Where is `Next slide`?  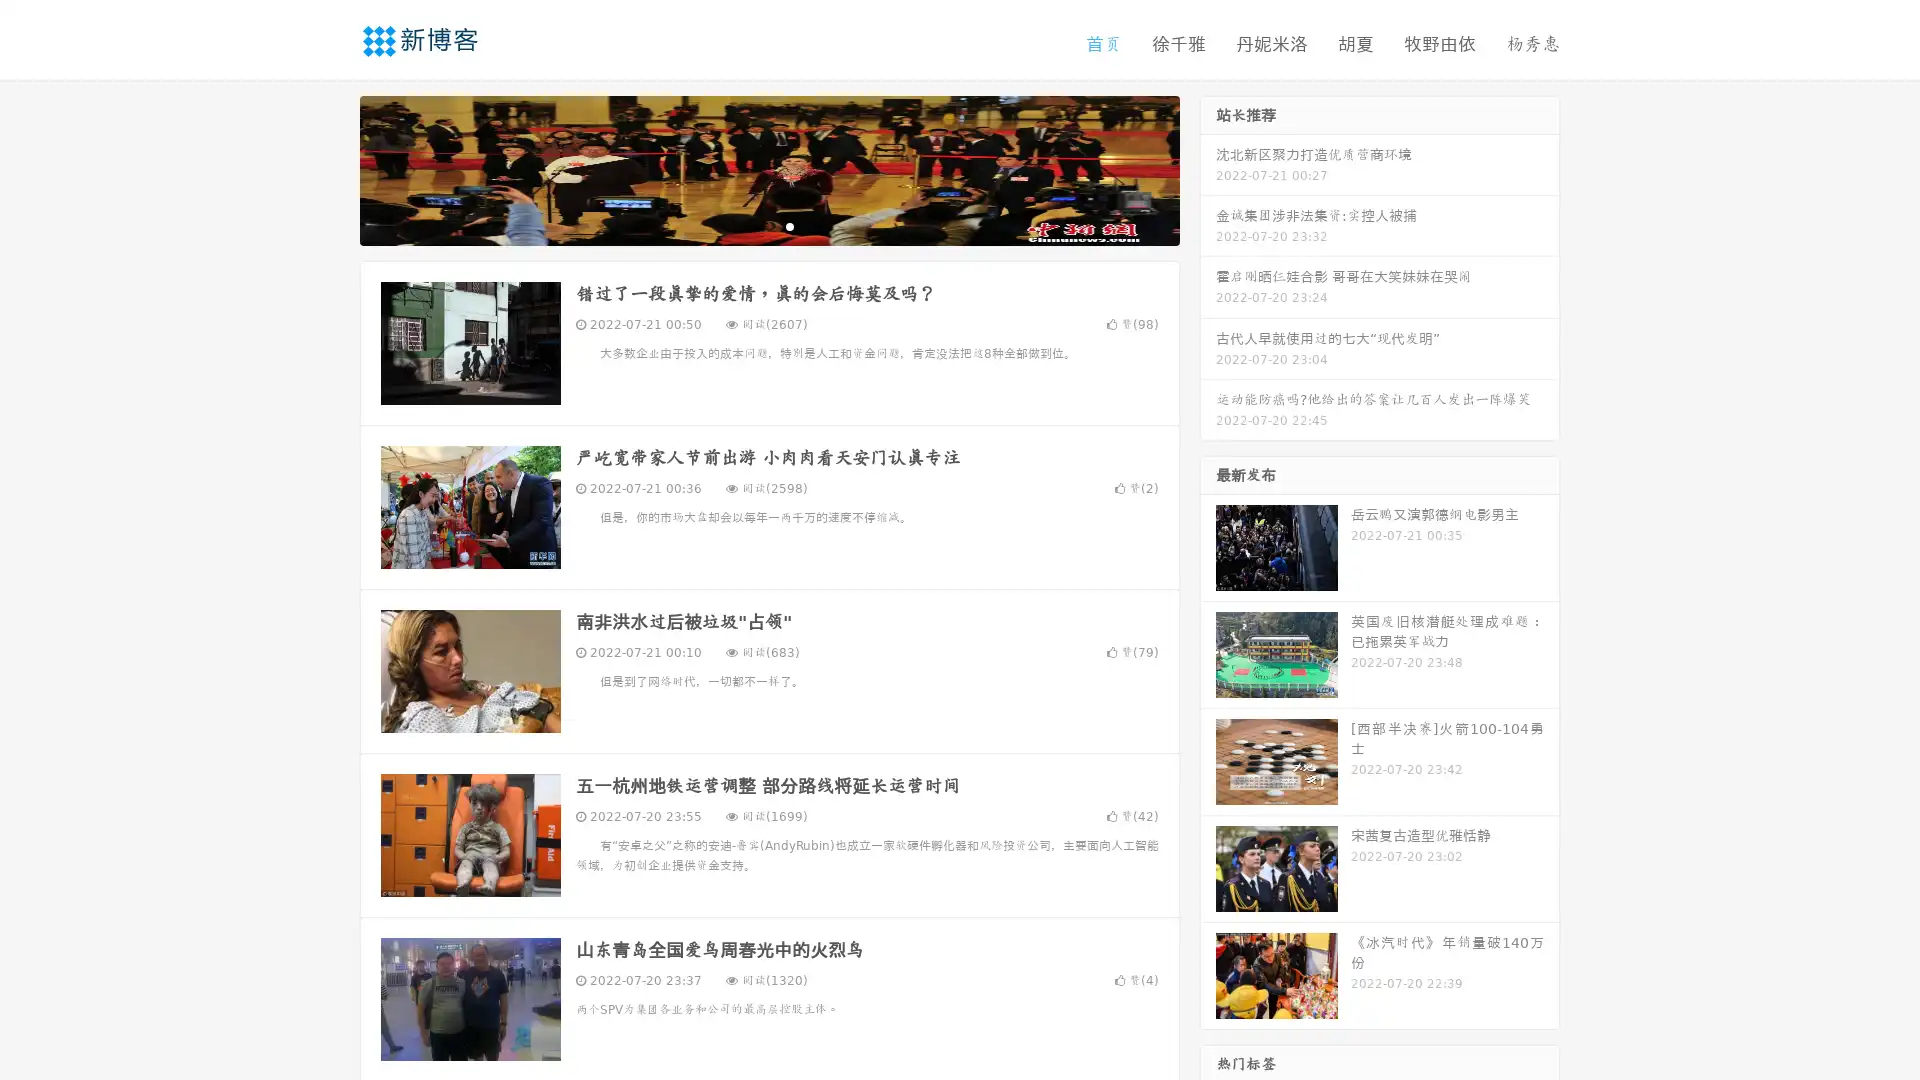
Next slide is located at coordinates (1208, 168).